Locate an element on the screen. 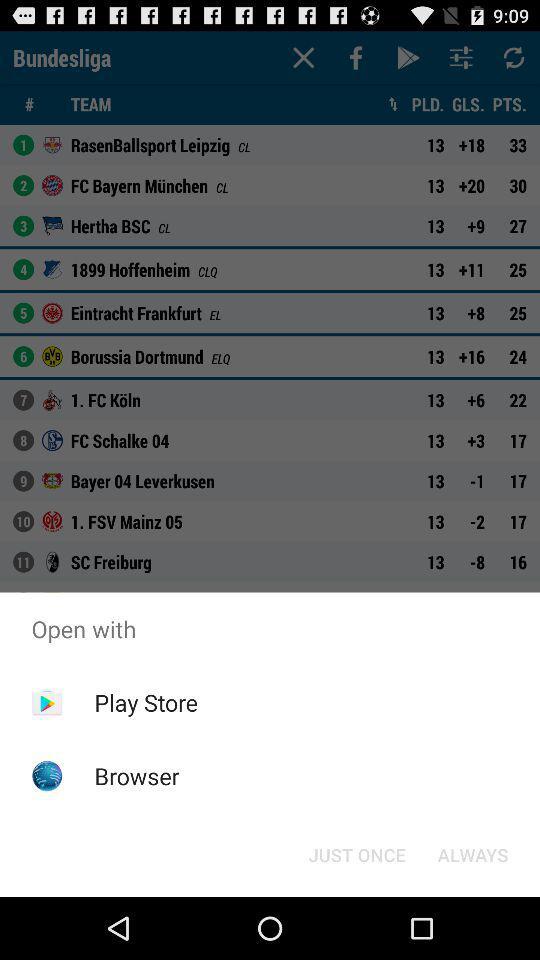 The height and width of the screenshot is (960, 540). icon to the right of just once icon is located at coordinates (472, 853).